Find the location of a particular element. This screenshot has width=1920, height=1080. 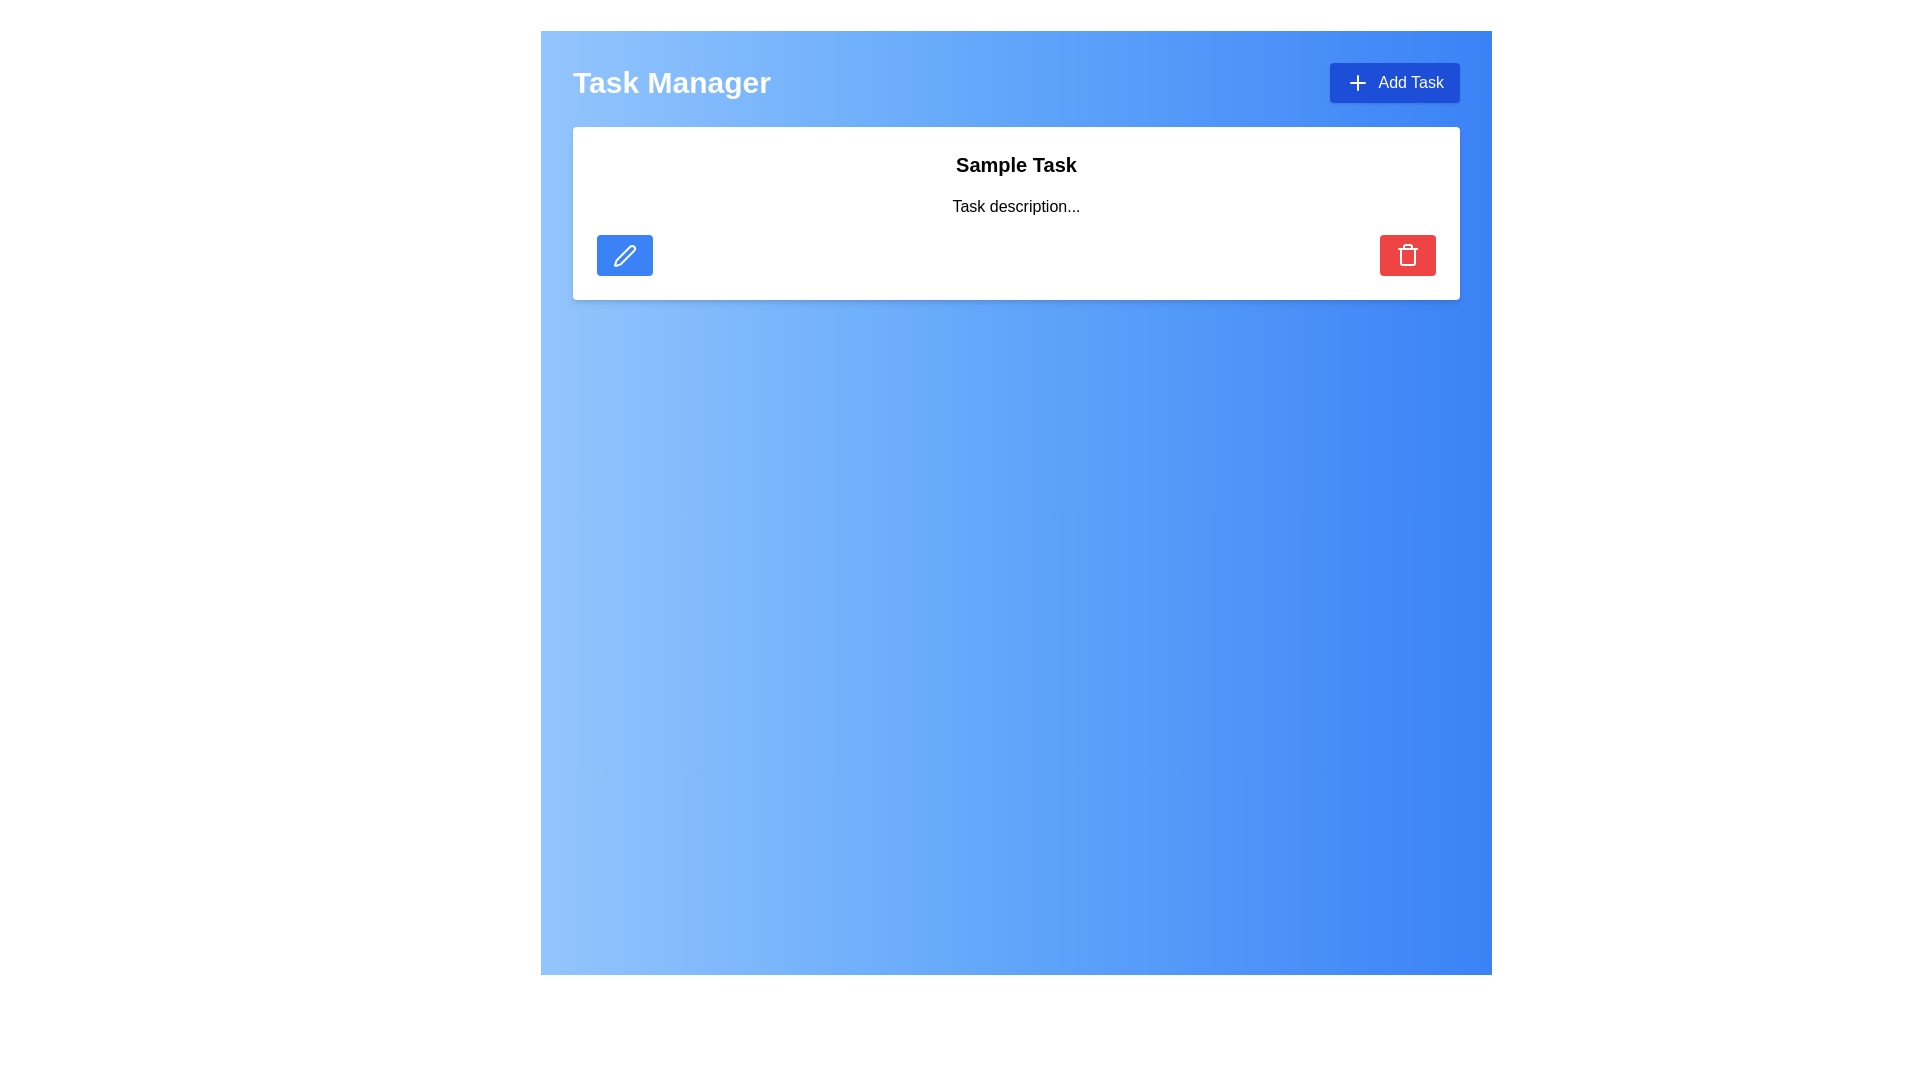

the layout component that provides visual separation between the blue button on the left and the red button on the right within the card titled 'Sample Task' is located at coordinates (1016, 254).